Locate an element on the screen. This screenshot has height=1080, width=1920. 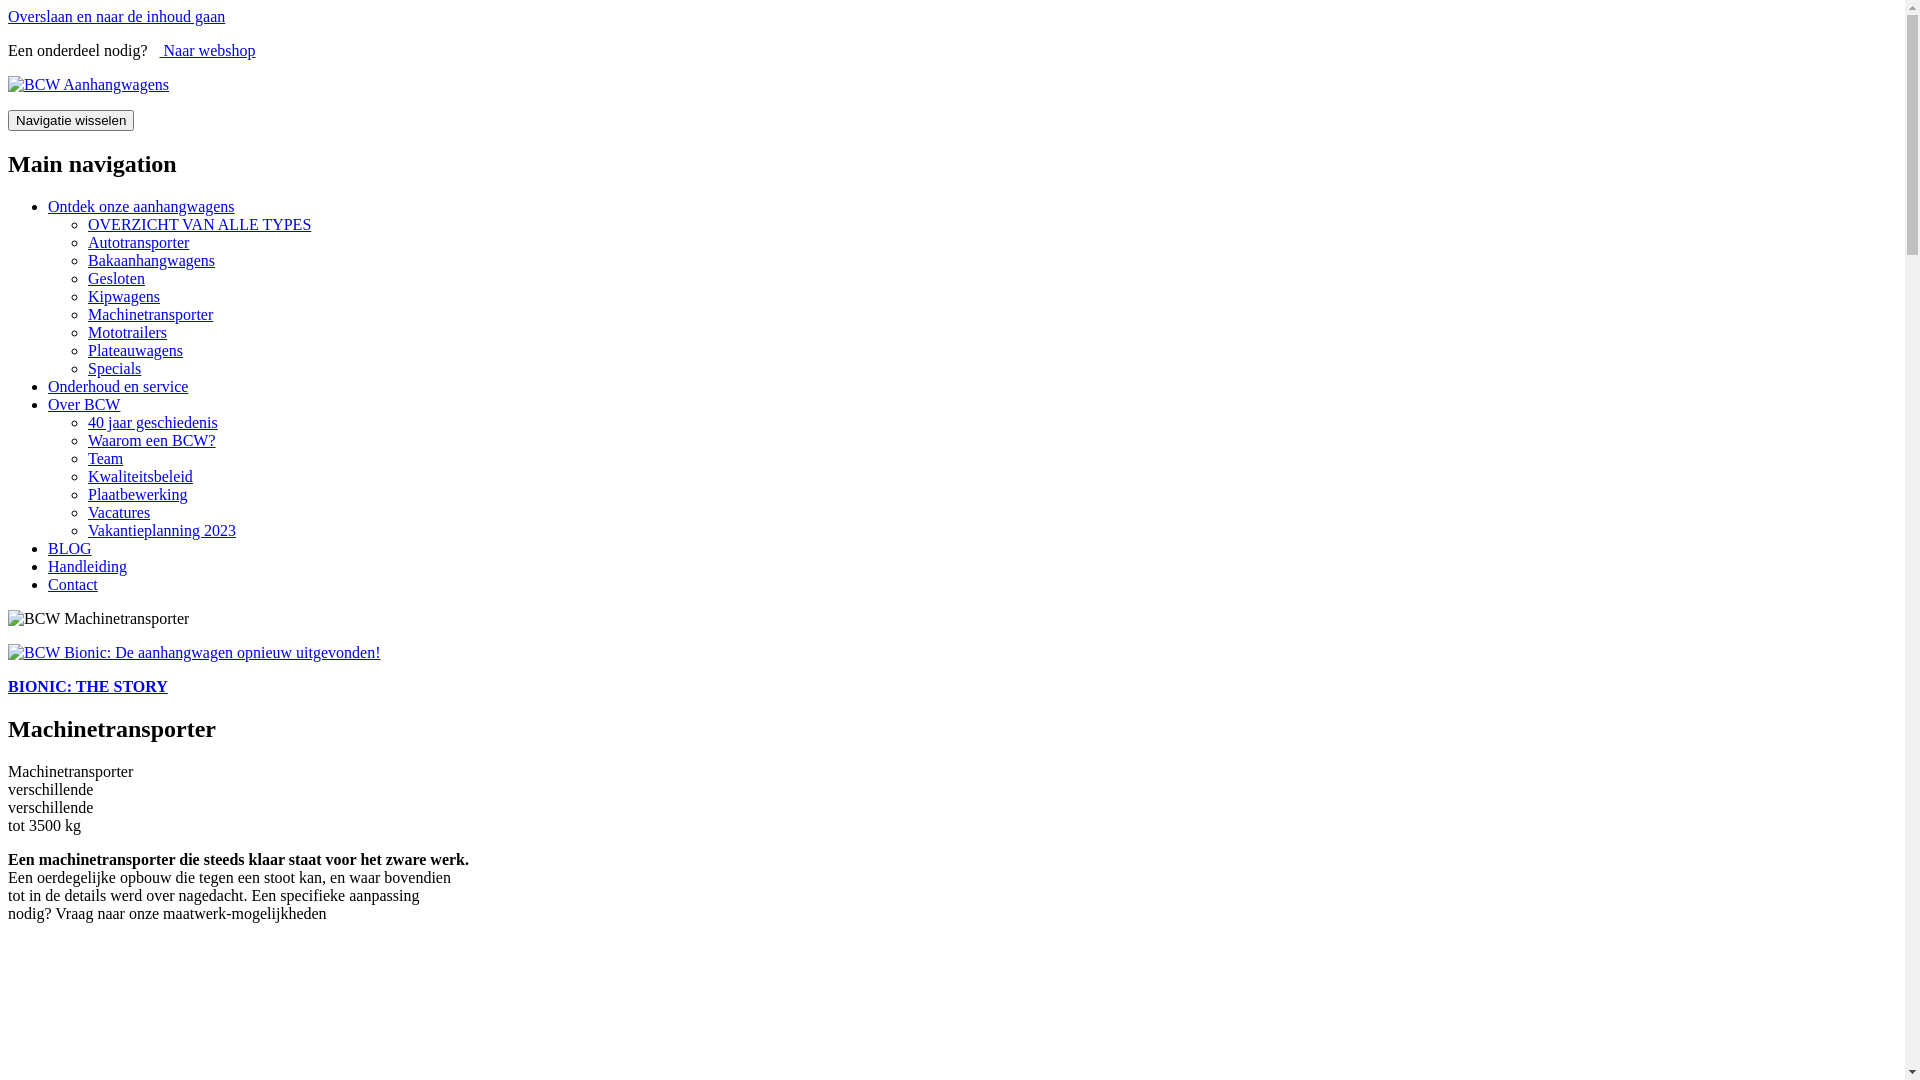
'Kwaliteitsbeleid' is located at coordinates (86, 476).